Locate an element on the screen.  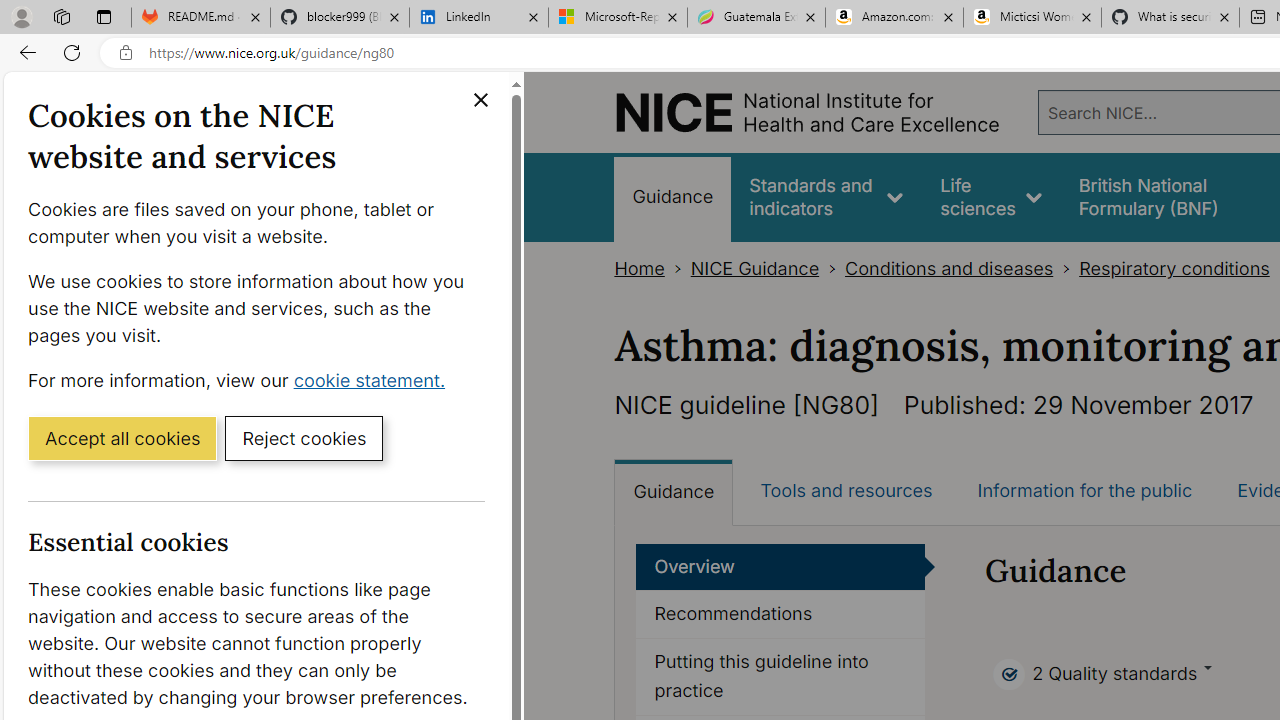
'NICE Guidance' is located at coordinates (754, 268).